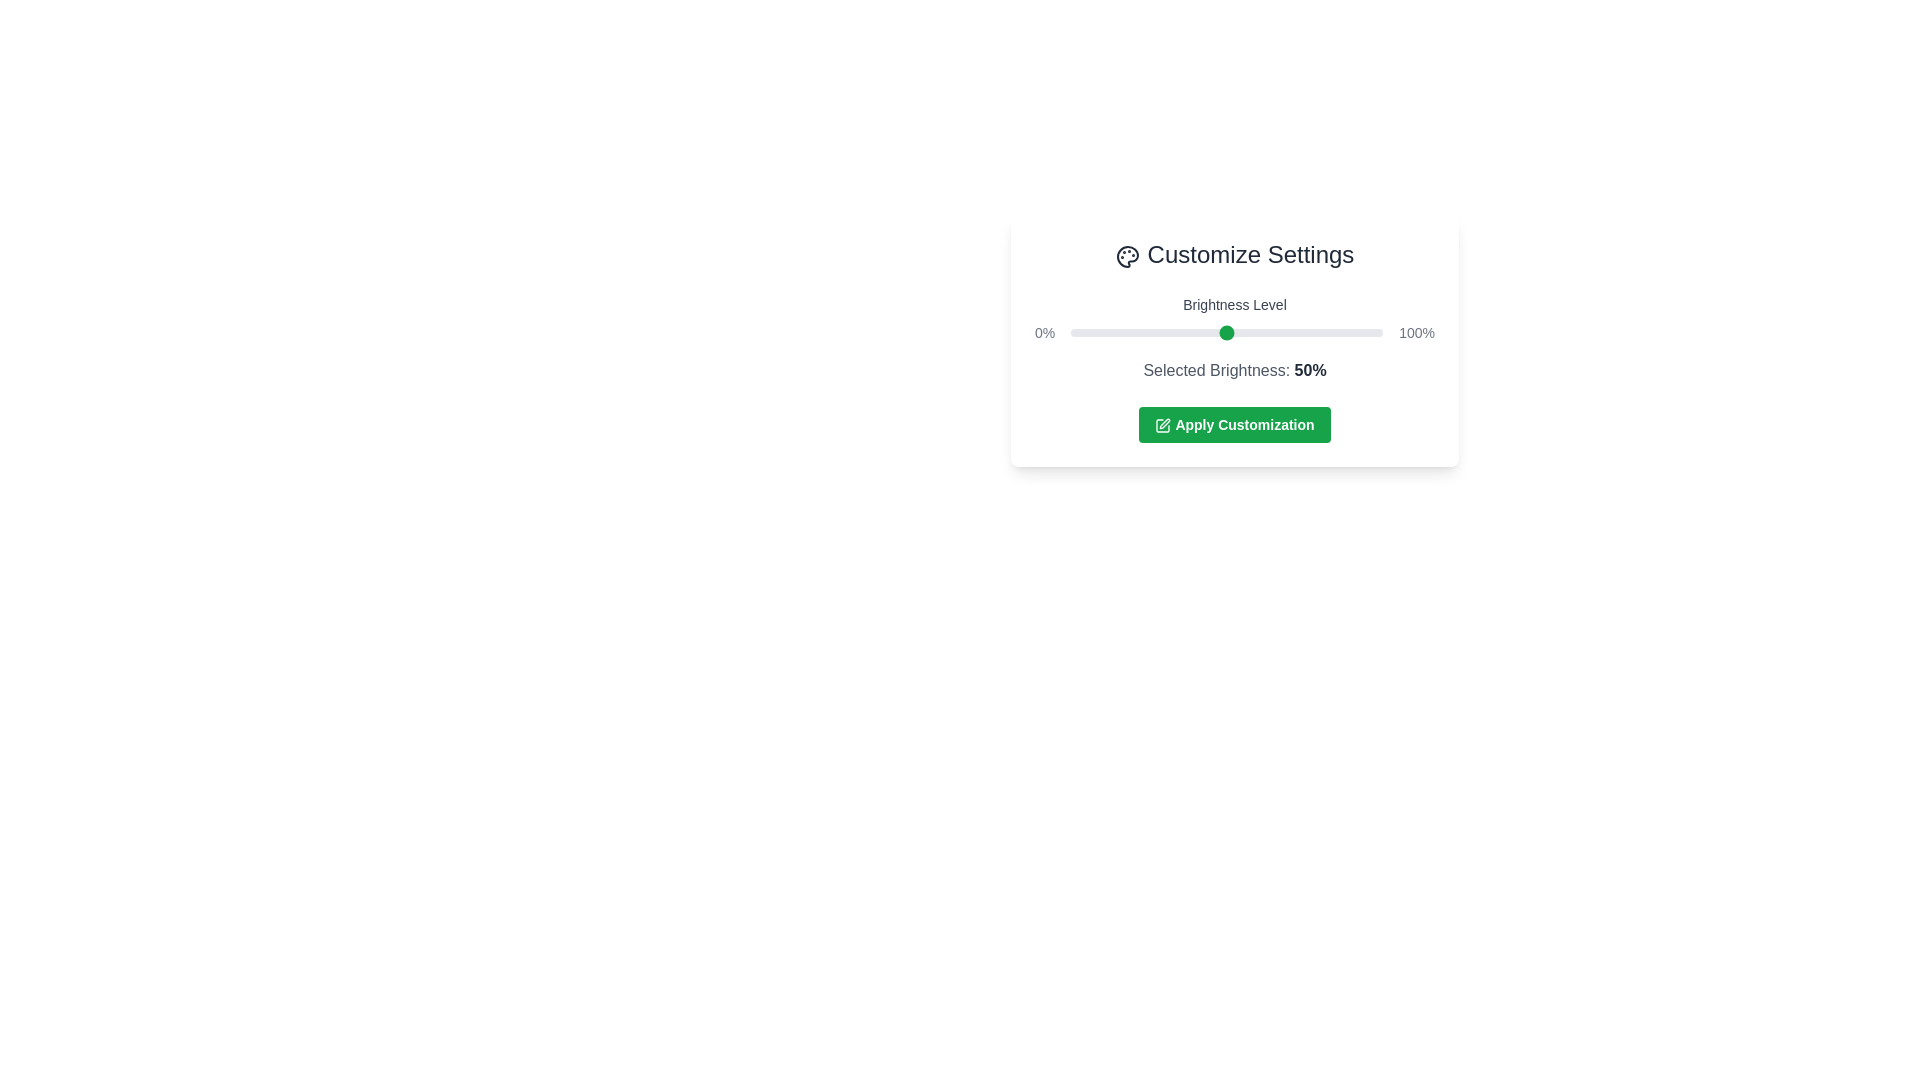  Describe the element at coordinates (1358, 331) in the screenshot. I see `the brightness` at that location.